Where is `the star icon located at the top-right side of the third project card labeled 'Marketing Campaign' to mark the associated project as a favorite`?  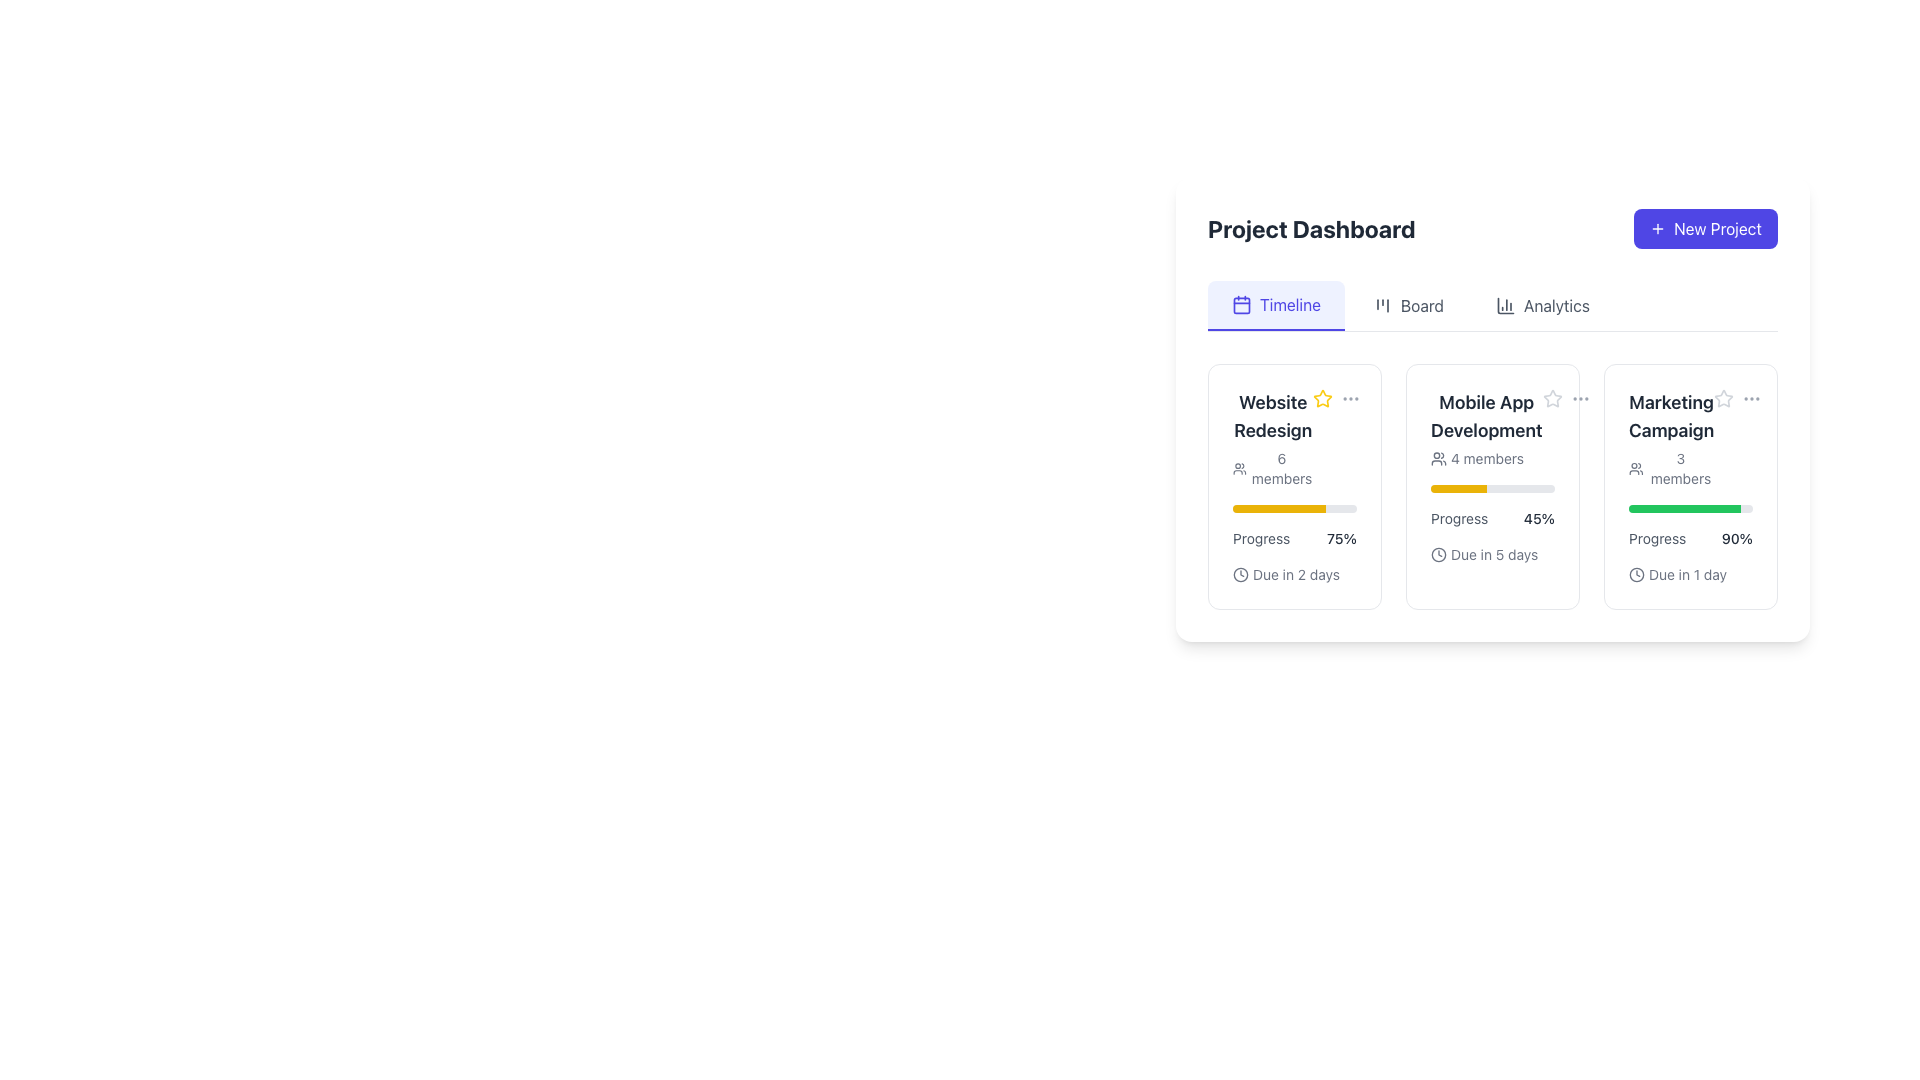
the star icon located at the top-right side of the third project card labeled 'Marketing Campaign' to mark the associated project as a favorite is located at coordinates (1723, 398).